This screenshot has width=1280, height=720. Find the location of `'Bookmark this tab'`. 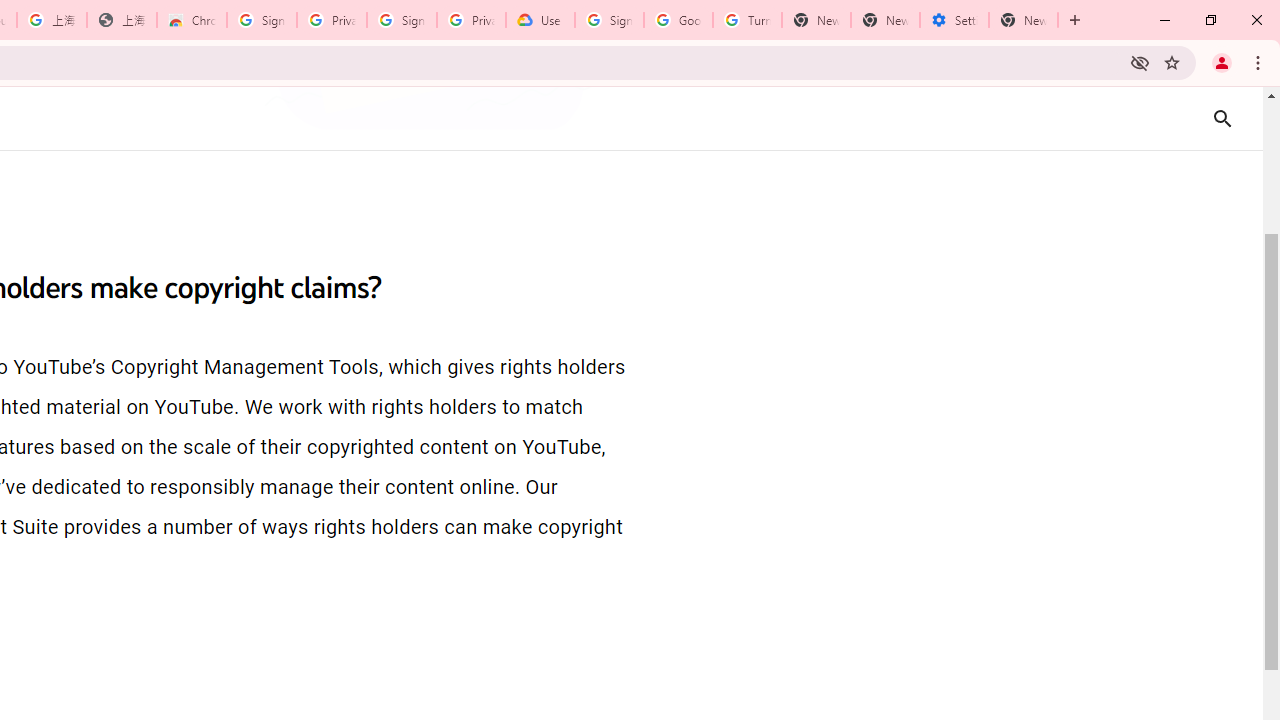

'Bookmark this tab' is located at coordinates (1171, 61).